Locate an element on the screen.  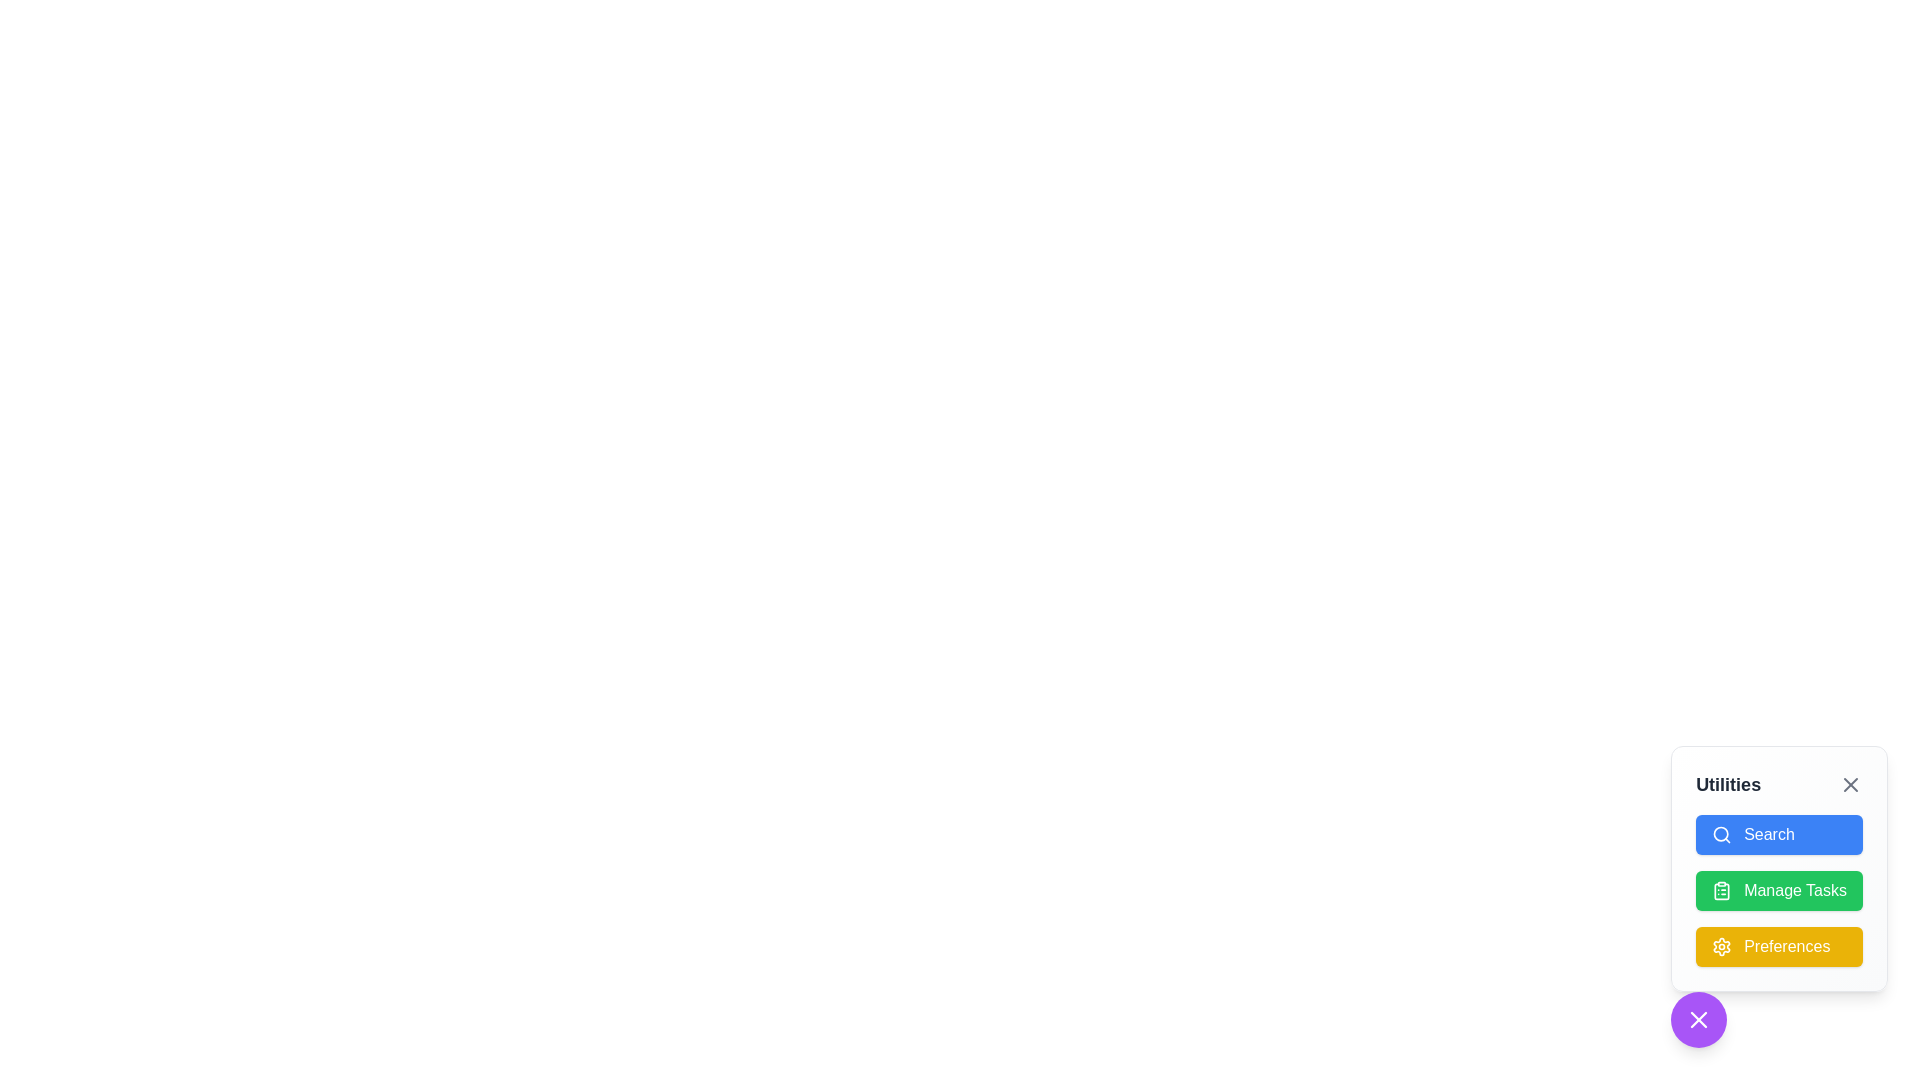
the close (X) icon in the top-right corner of the Utilities panel is located at coordinates (1698, 1019).